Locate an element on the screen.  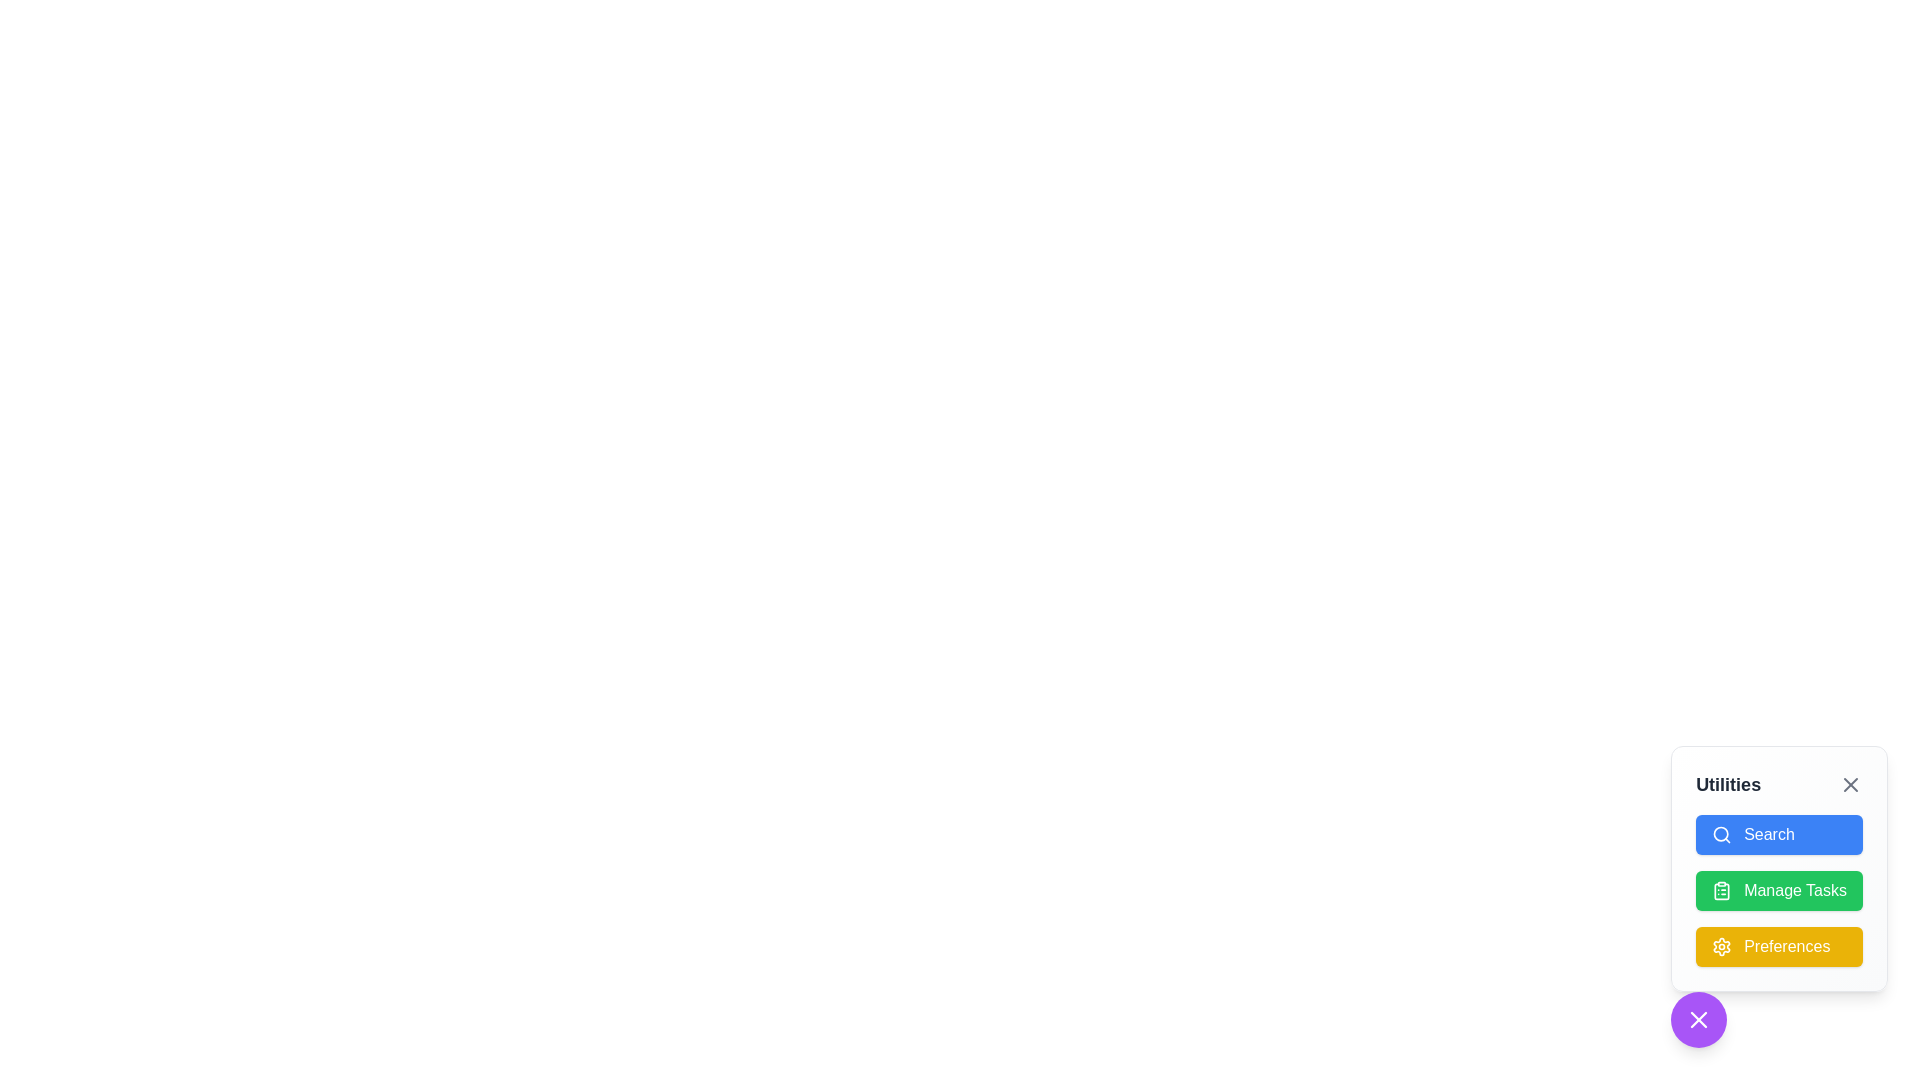
the close (X) icon in the top-right corner of the Utilities panel is located at coordinates (1698, 1019).